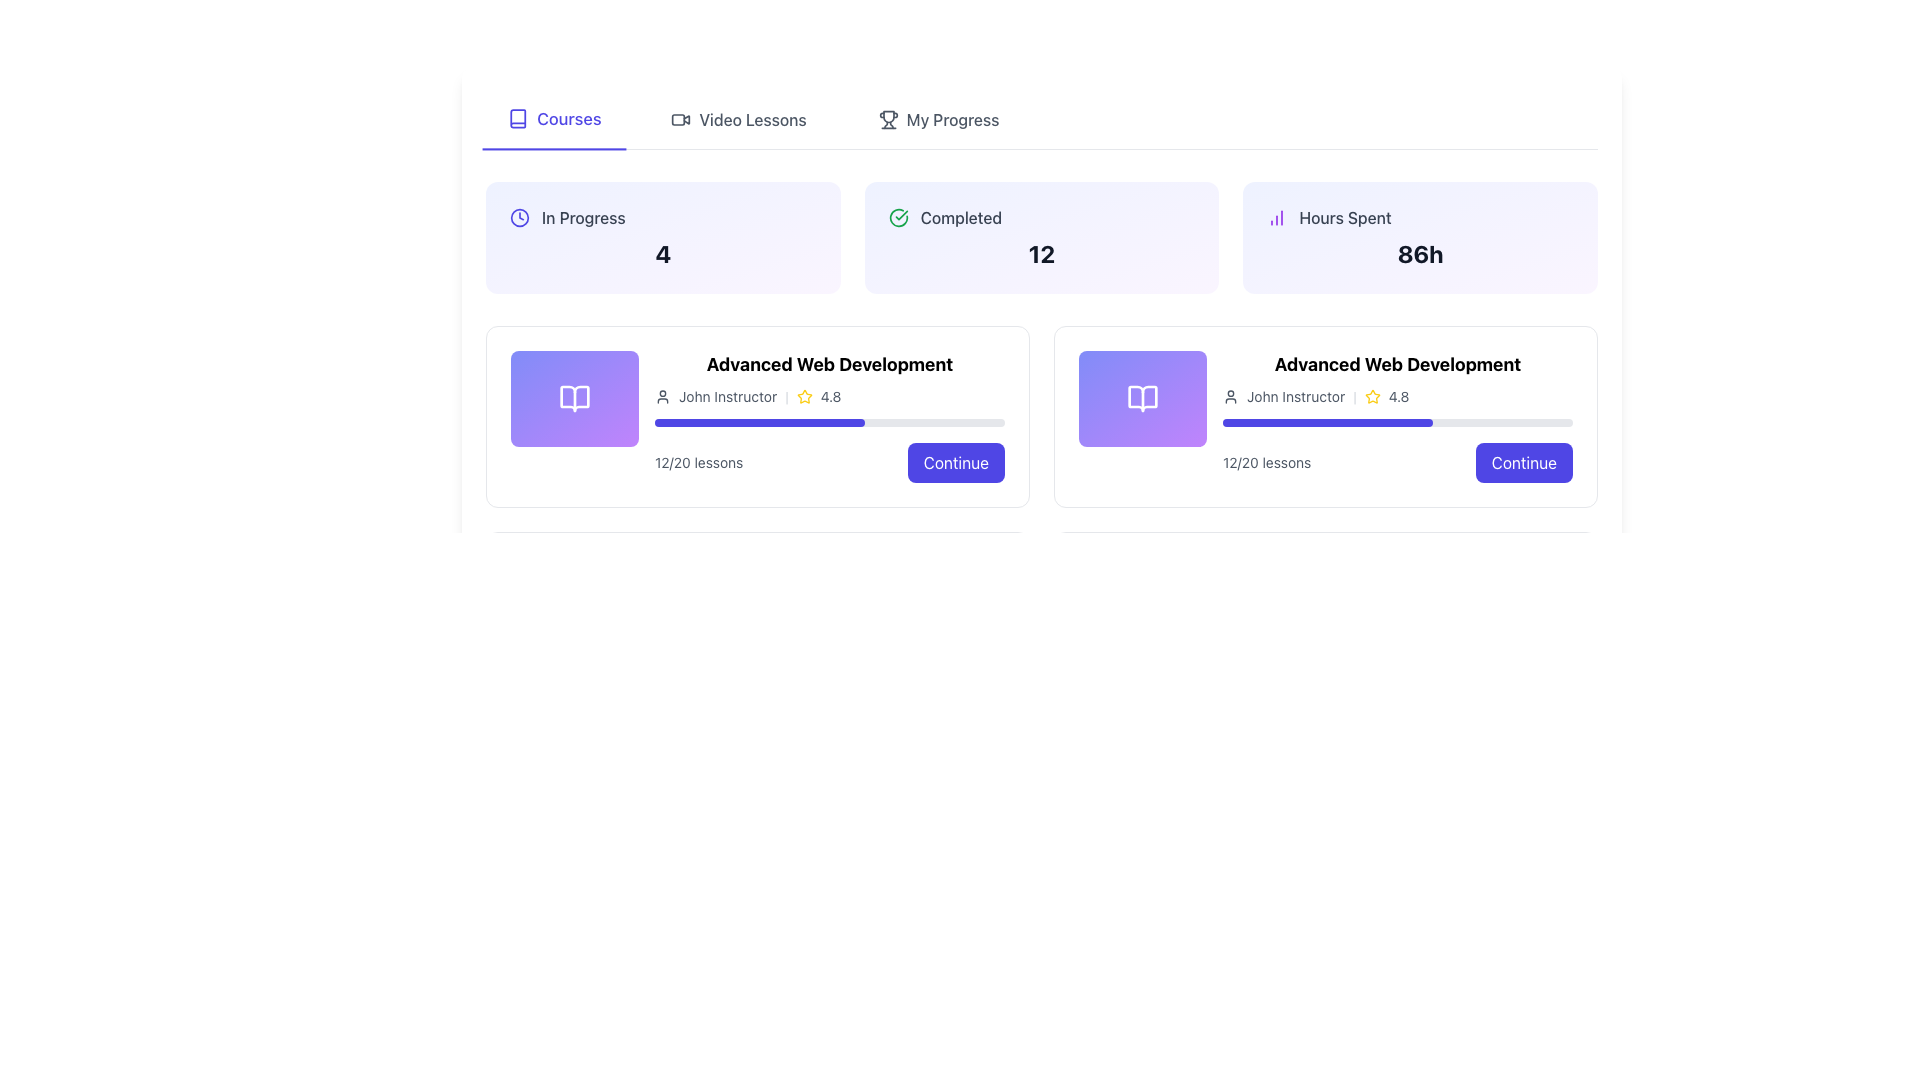  Describe the element at coordinates (519, 218) in the screenshot. I see `the circular part of the clock icon in the SVG image, located adjacent to the 'In Progress' text in the progress tracker section` at that location.